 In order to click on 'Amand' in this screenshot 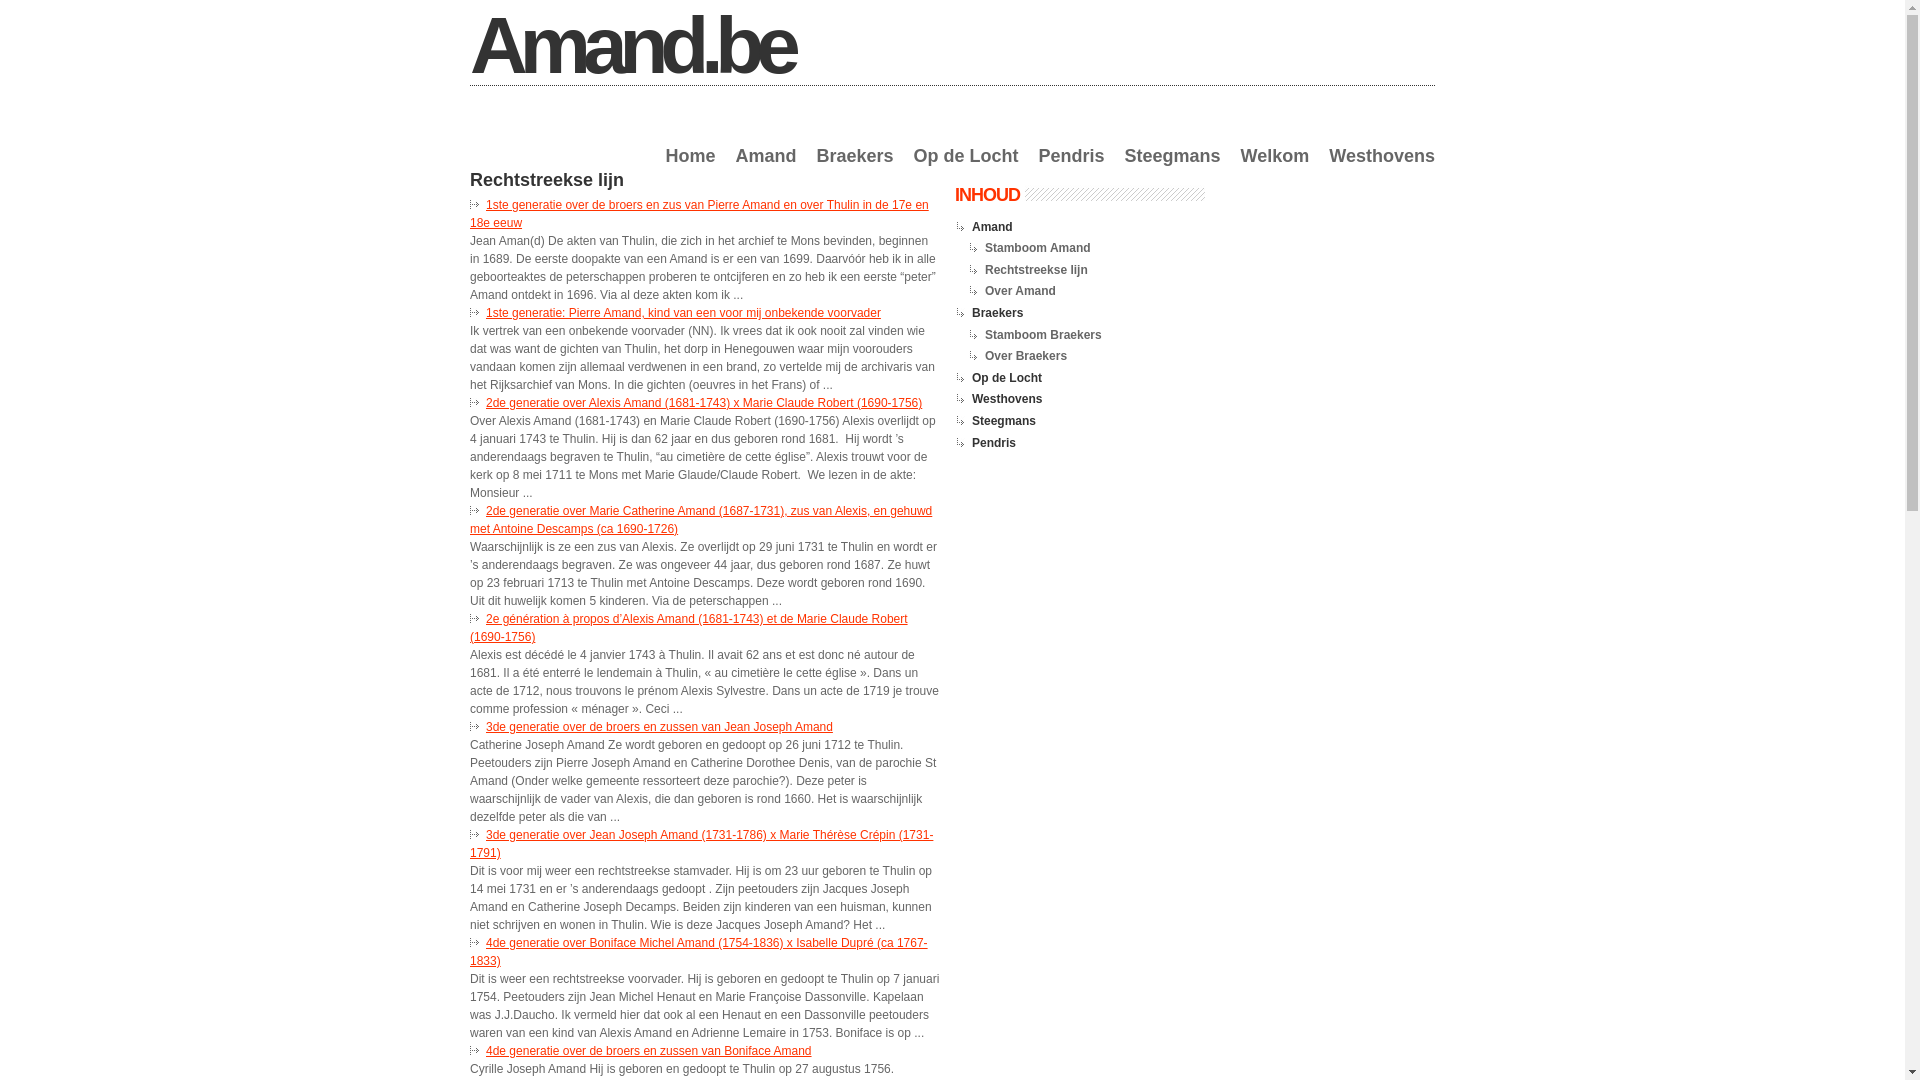, I will do `click(733, 166)`.